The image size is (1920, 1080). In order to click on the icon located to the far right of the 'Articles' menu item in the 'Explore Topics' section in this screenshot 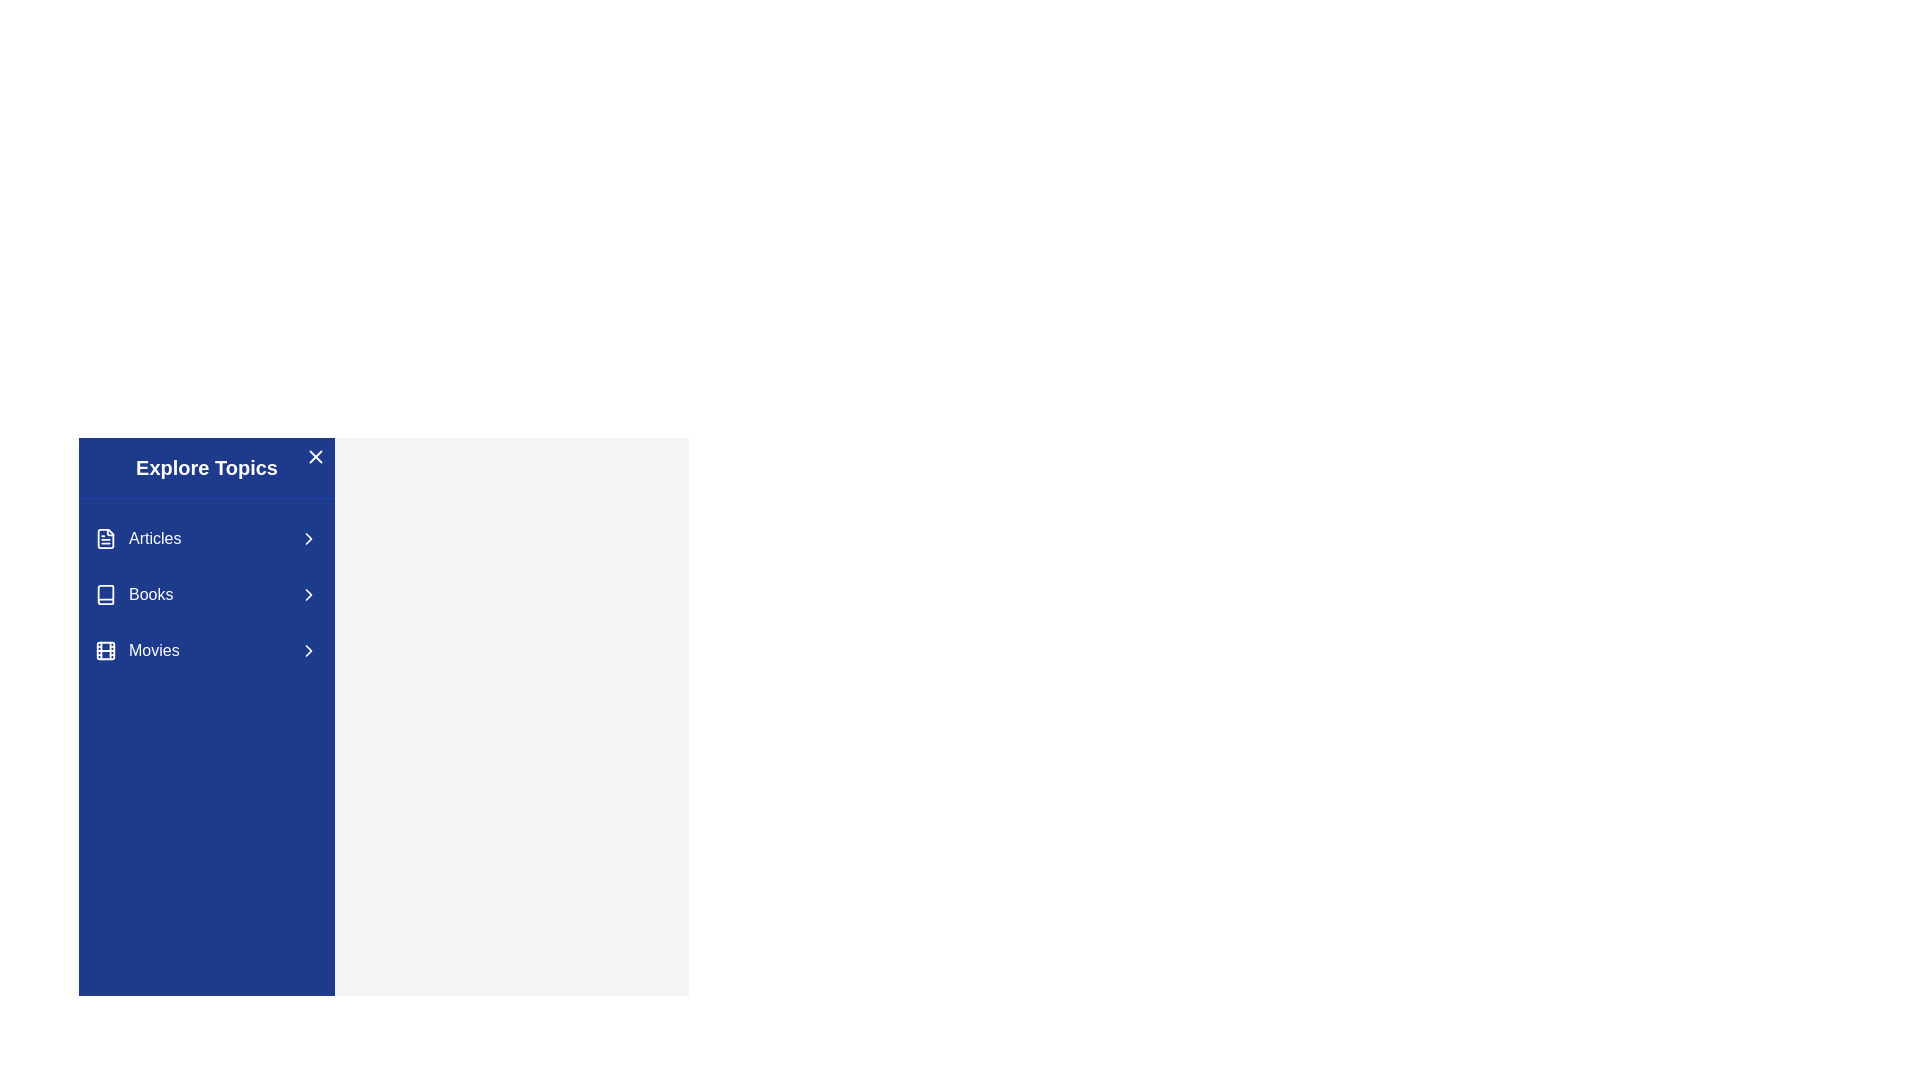, I will do `click(307, 538)`.